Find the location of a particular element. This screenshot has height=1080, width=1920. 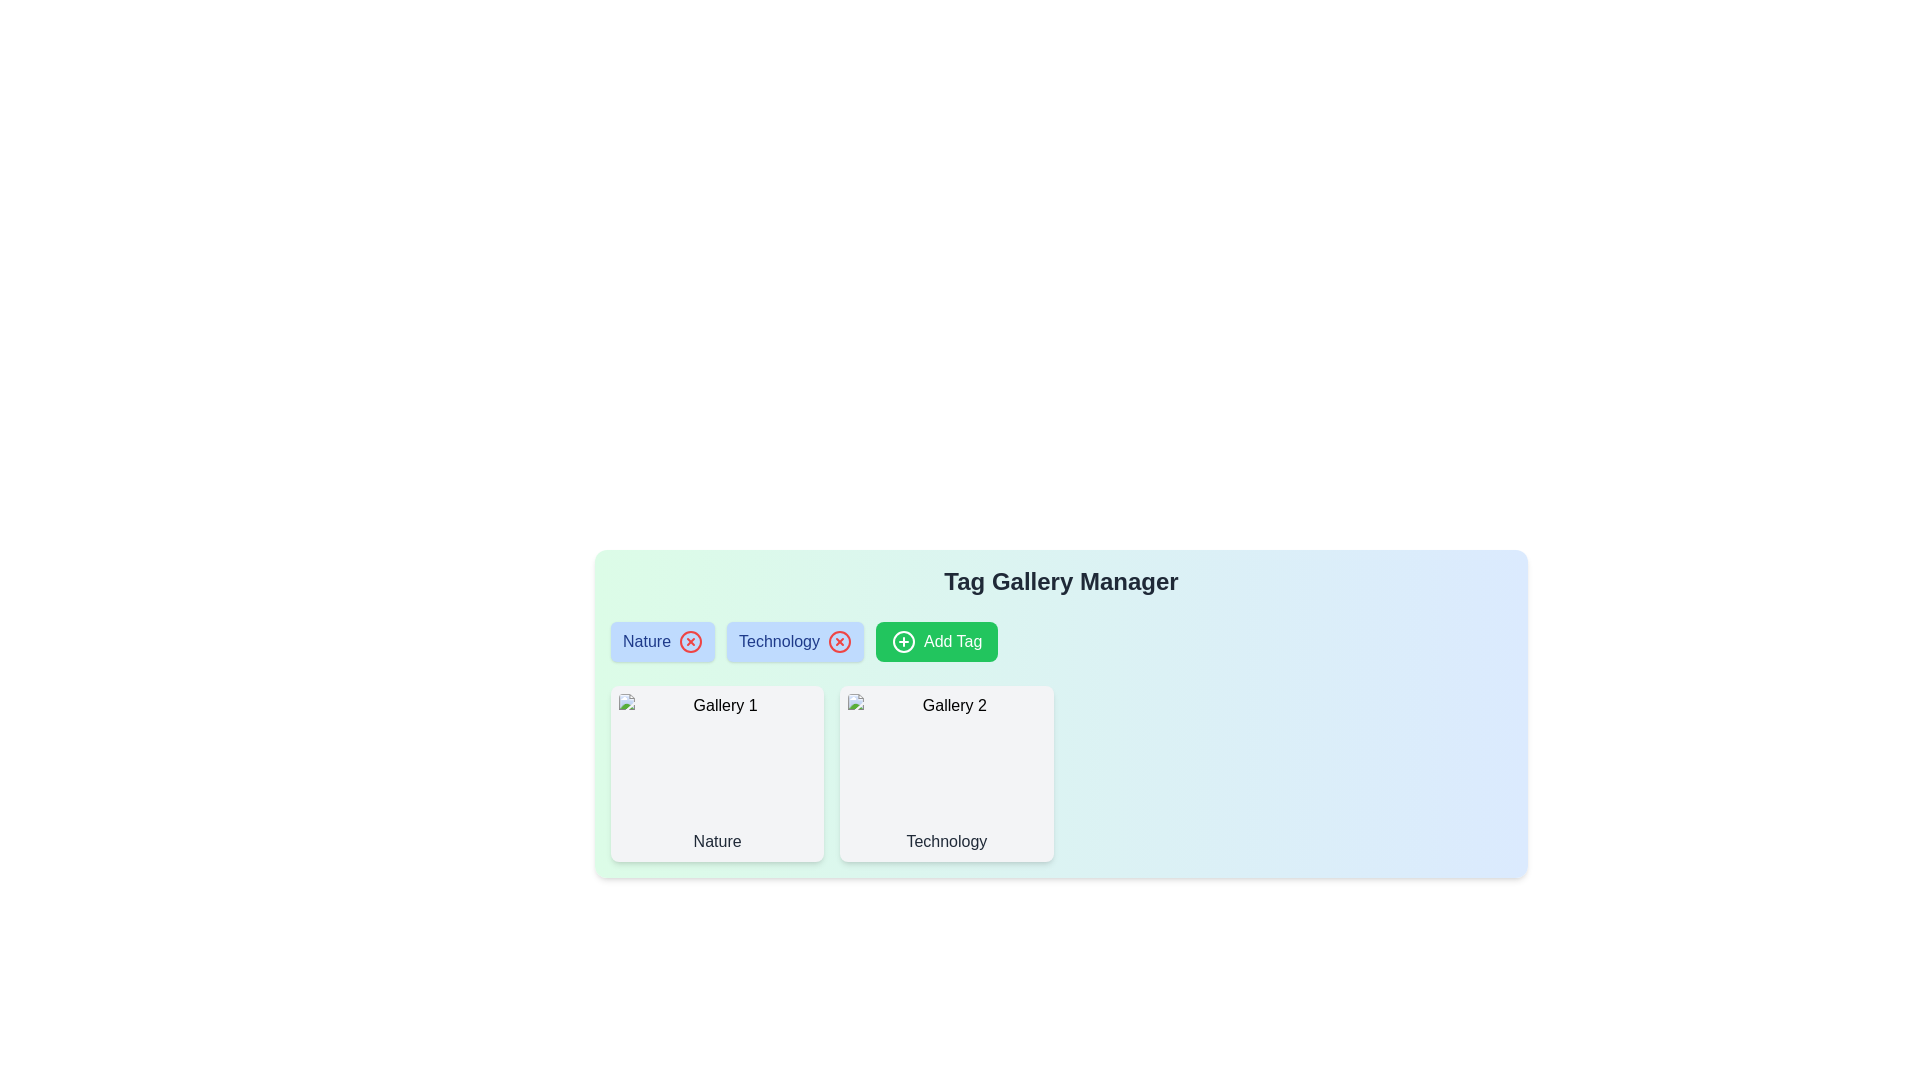

the leftmost card in the gallery representing the category 'Nature' is located at coordinates (717, 773).